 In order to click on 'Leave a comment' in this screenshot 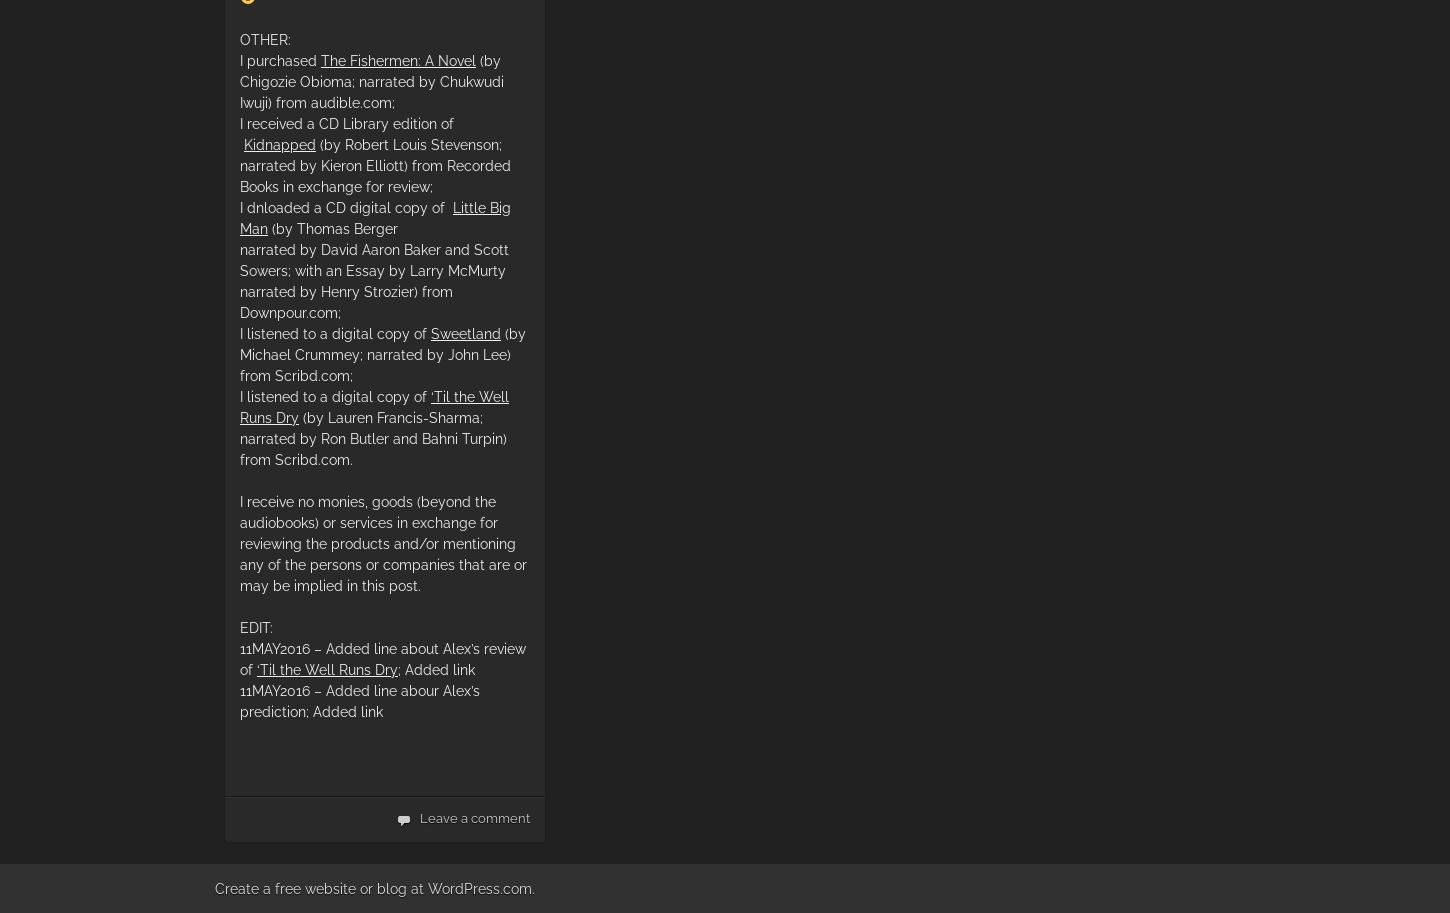, I will do `click(474, 817)`.